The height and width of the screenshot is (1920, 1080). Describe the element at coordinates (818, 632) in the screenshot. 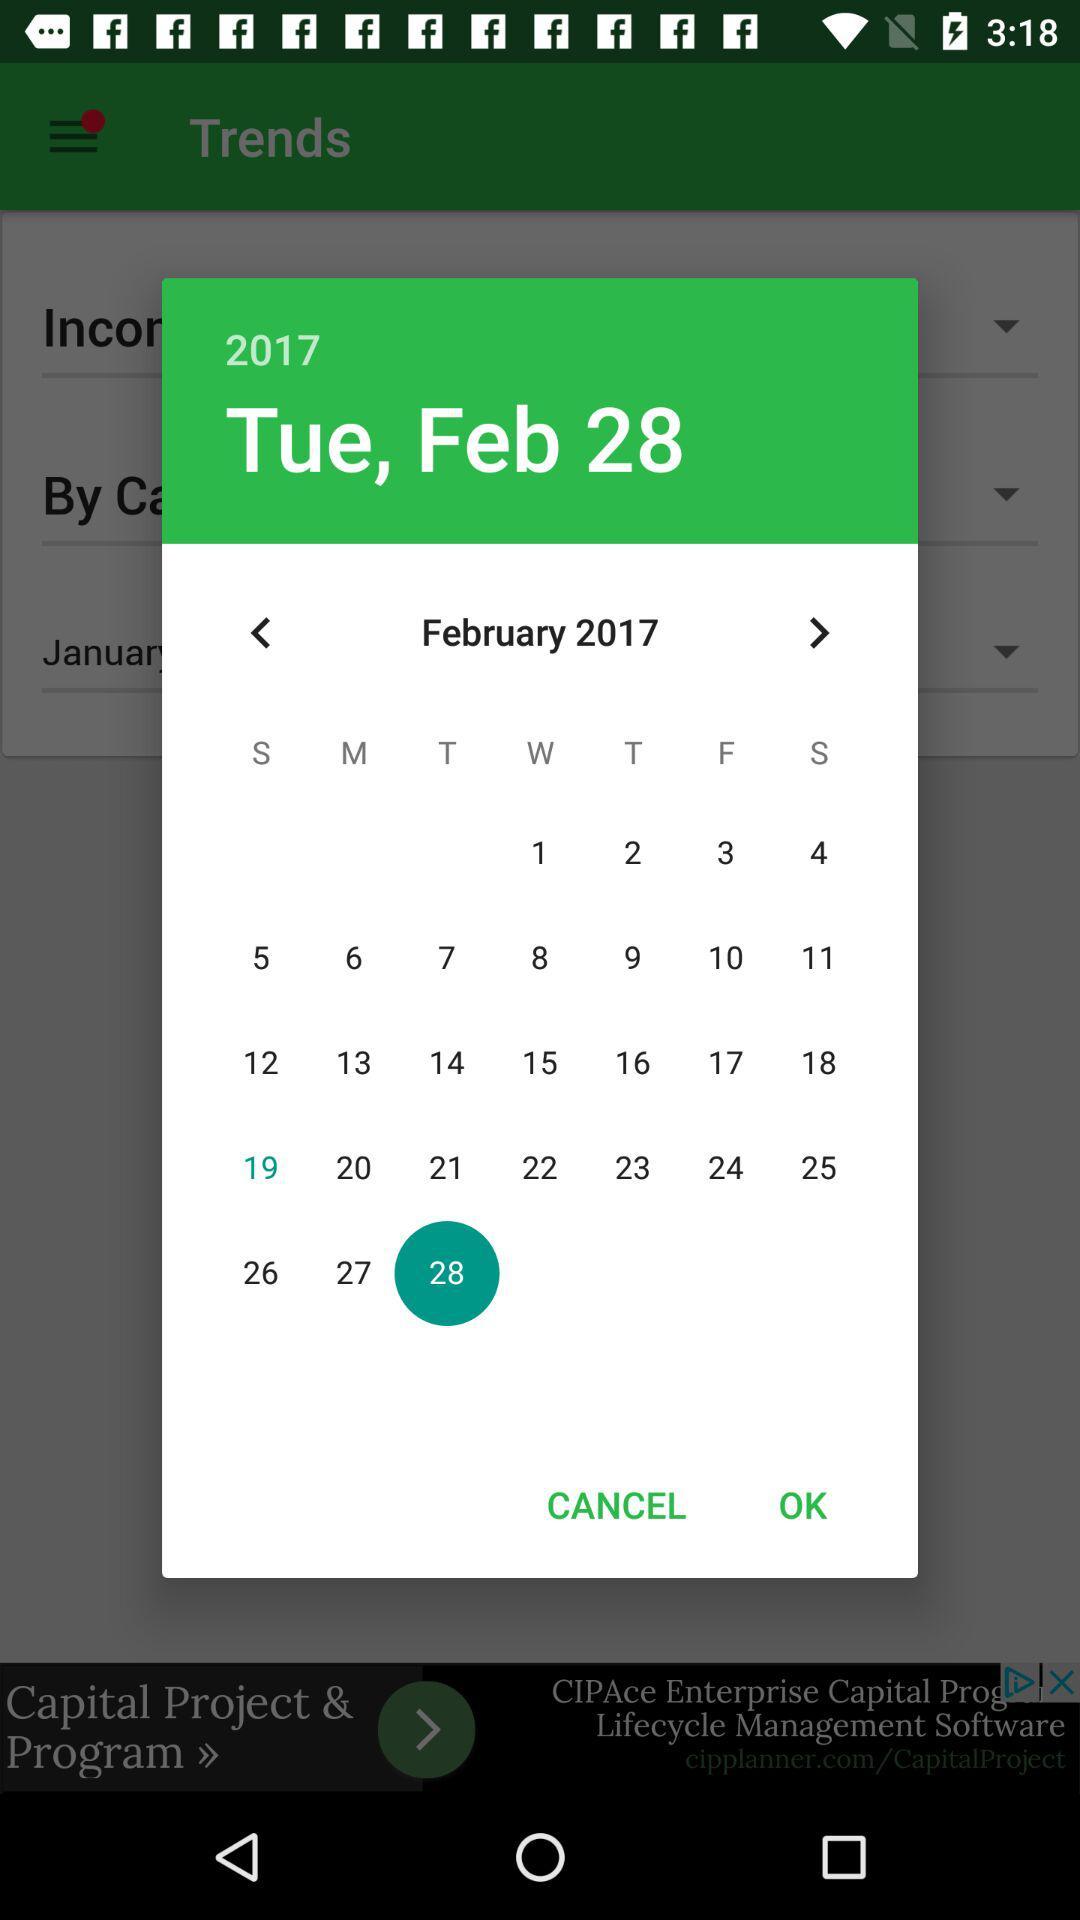

I see `the icon above the ok icon` at that location.